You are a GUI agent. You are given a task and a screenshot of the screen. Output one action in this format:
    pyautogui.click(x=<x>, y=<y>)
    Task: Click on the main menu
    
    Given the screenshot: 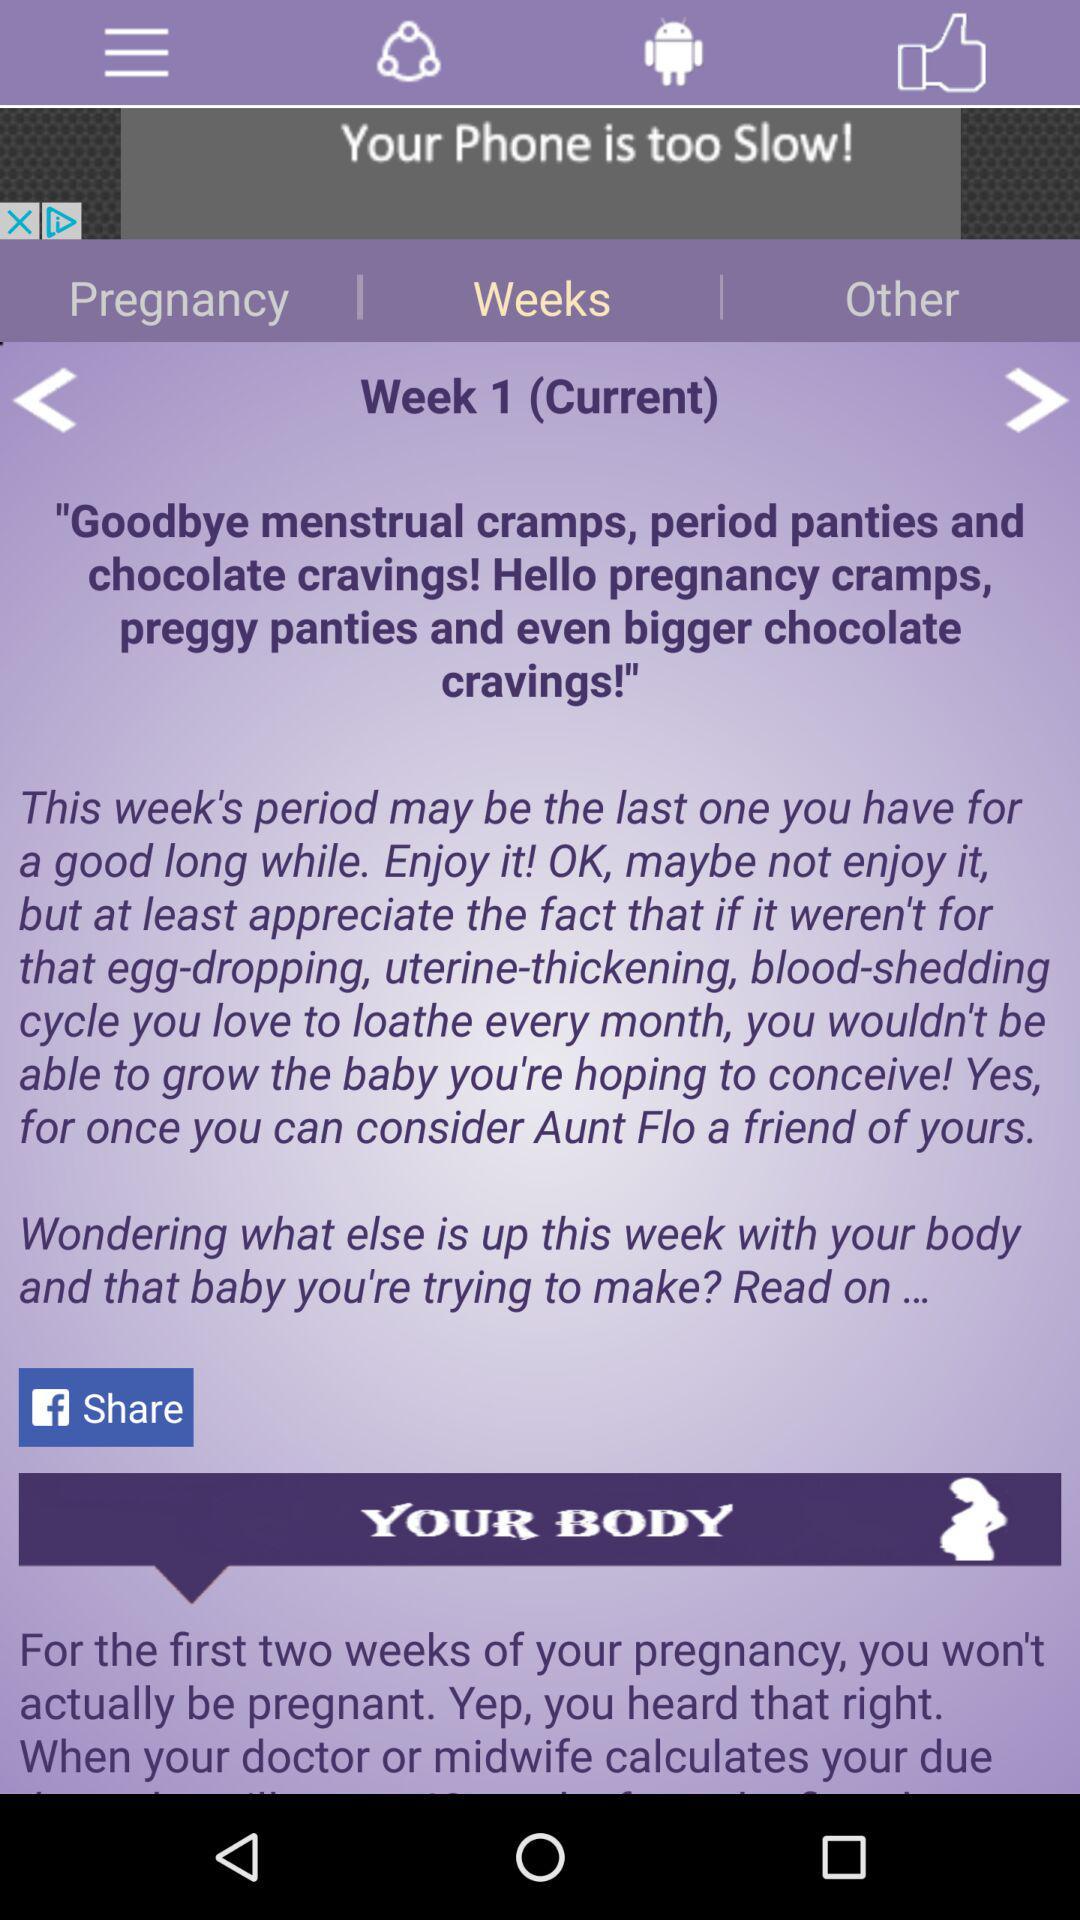 What is the action you would take?
    pyautogui.click(x=135, y=52)
    